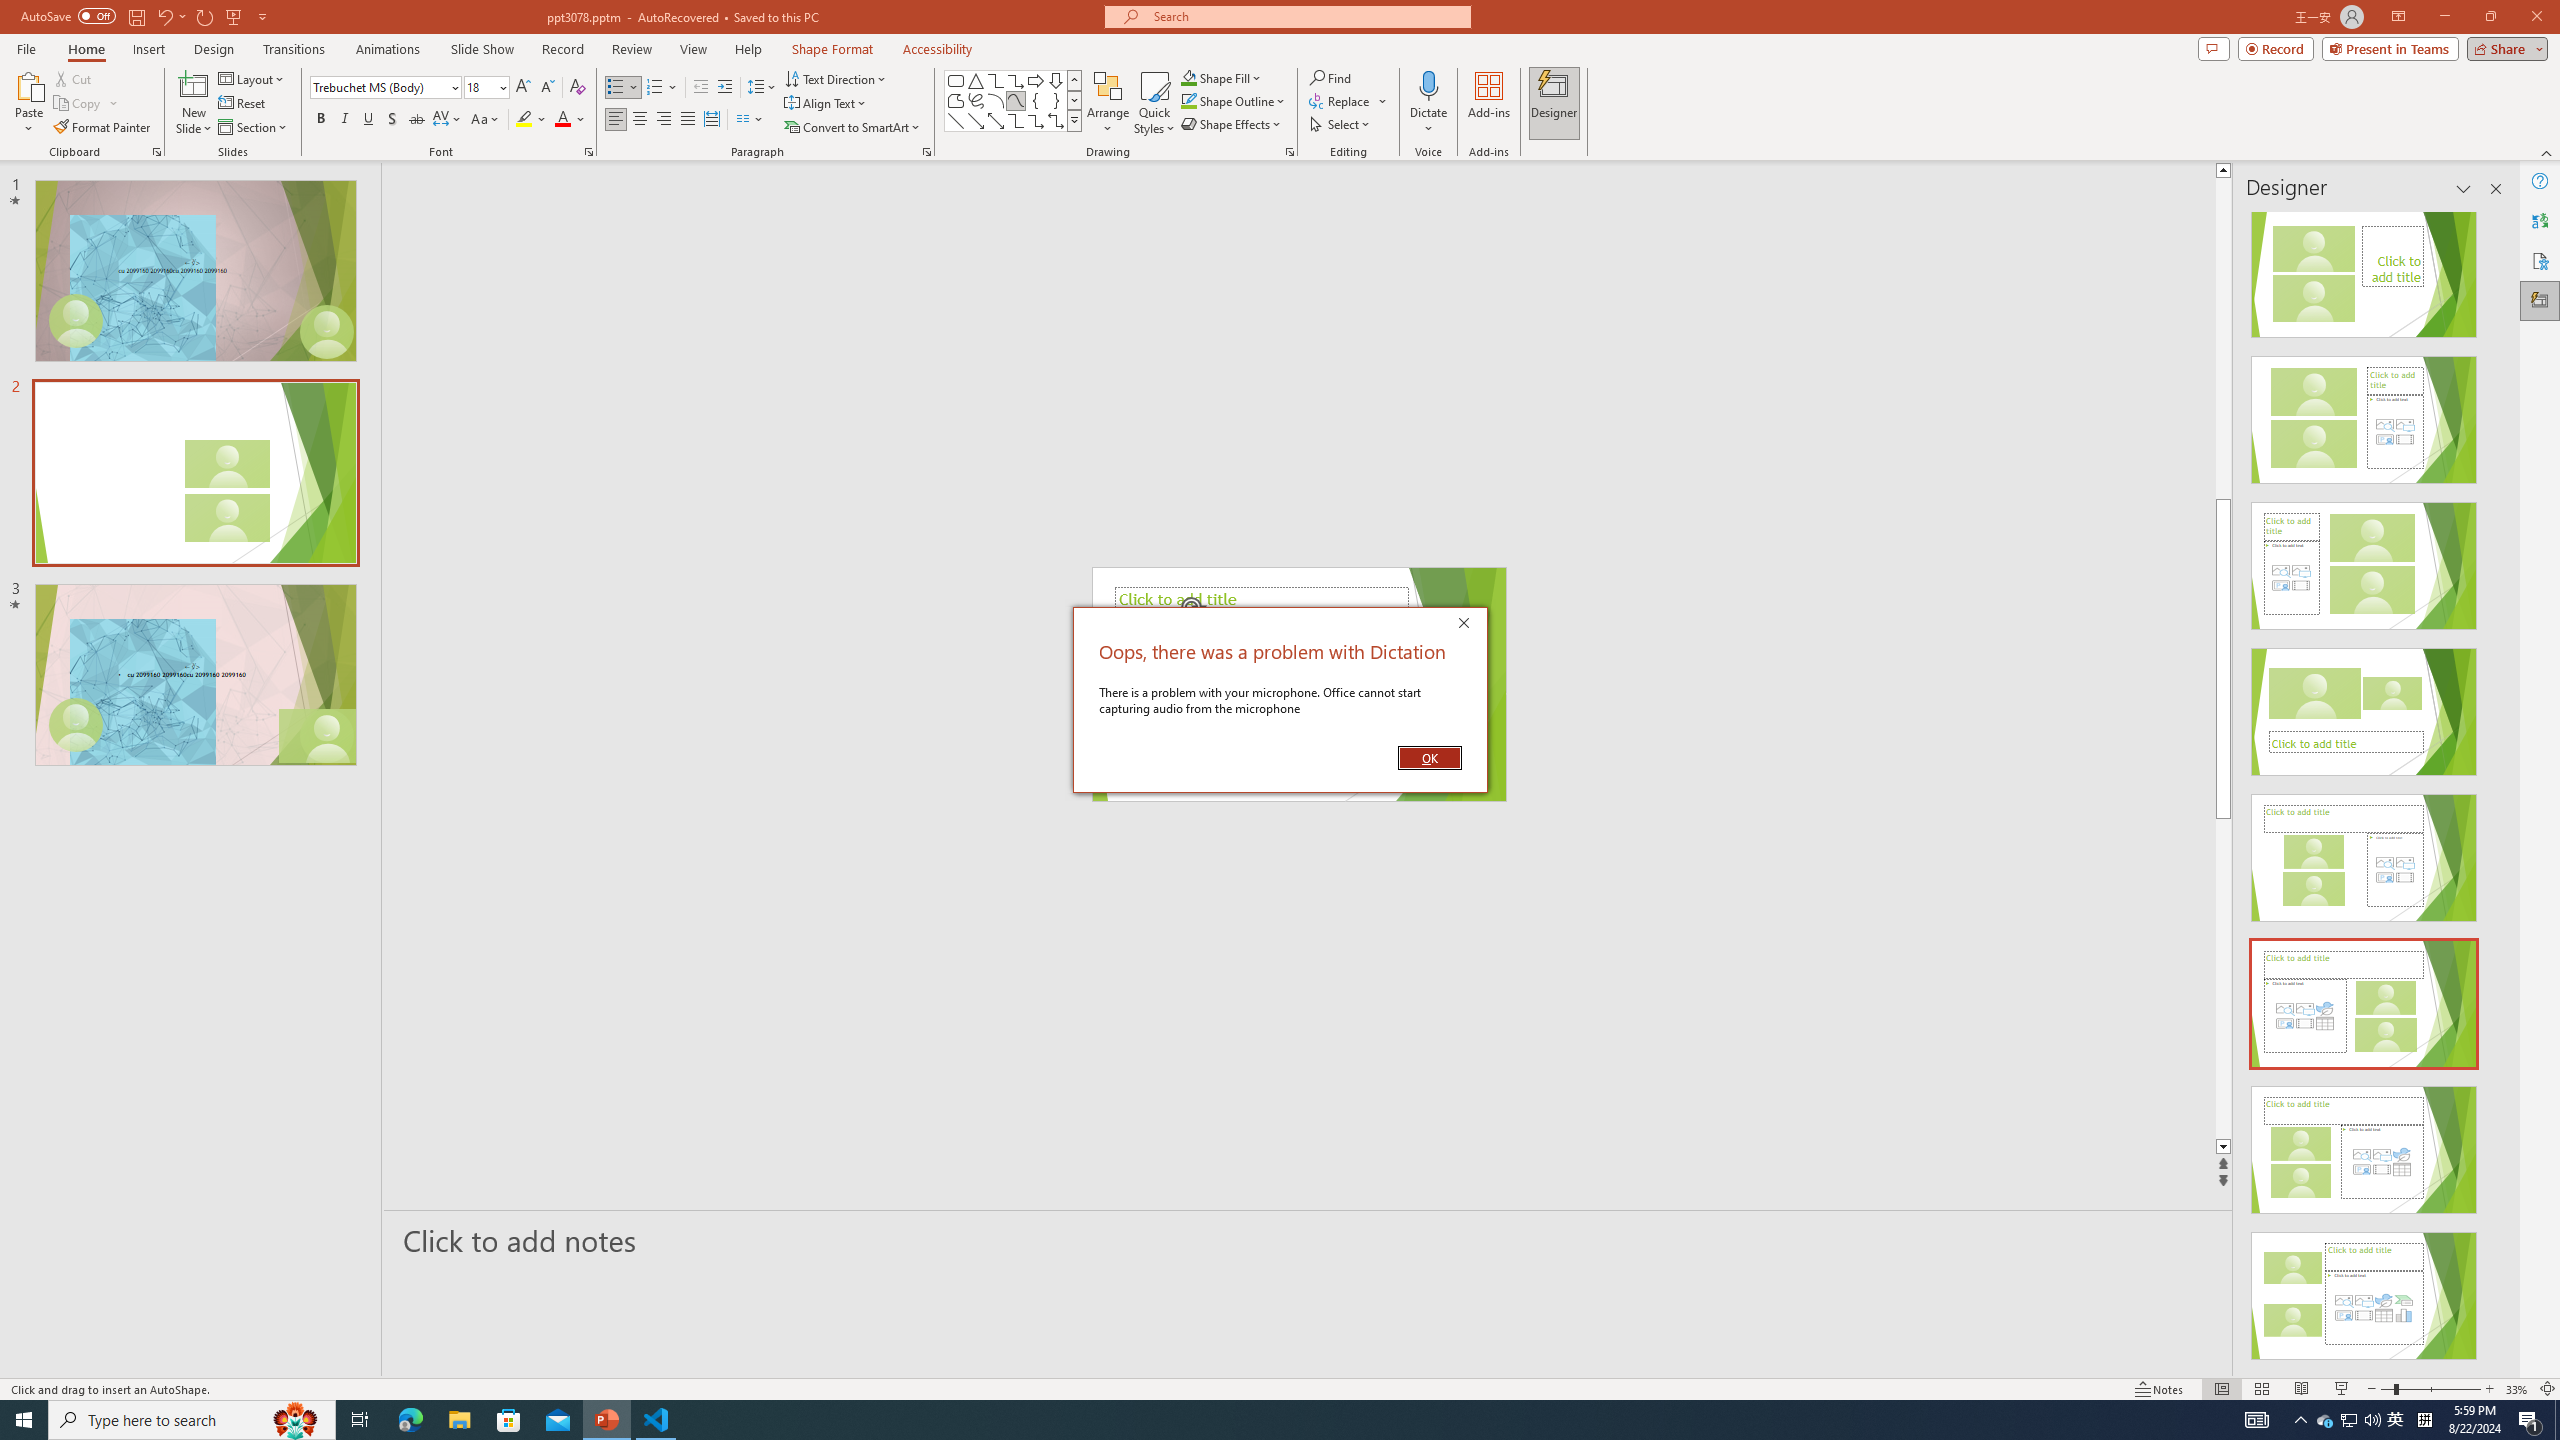  Describe the element at coordinates (2364, 267) in the screenshot. I see `'Recommended Design: Design Idea'` at that location.